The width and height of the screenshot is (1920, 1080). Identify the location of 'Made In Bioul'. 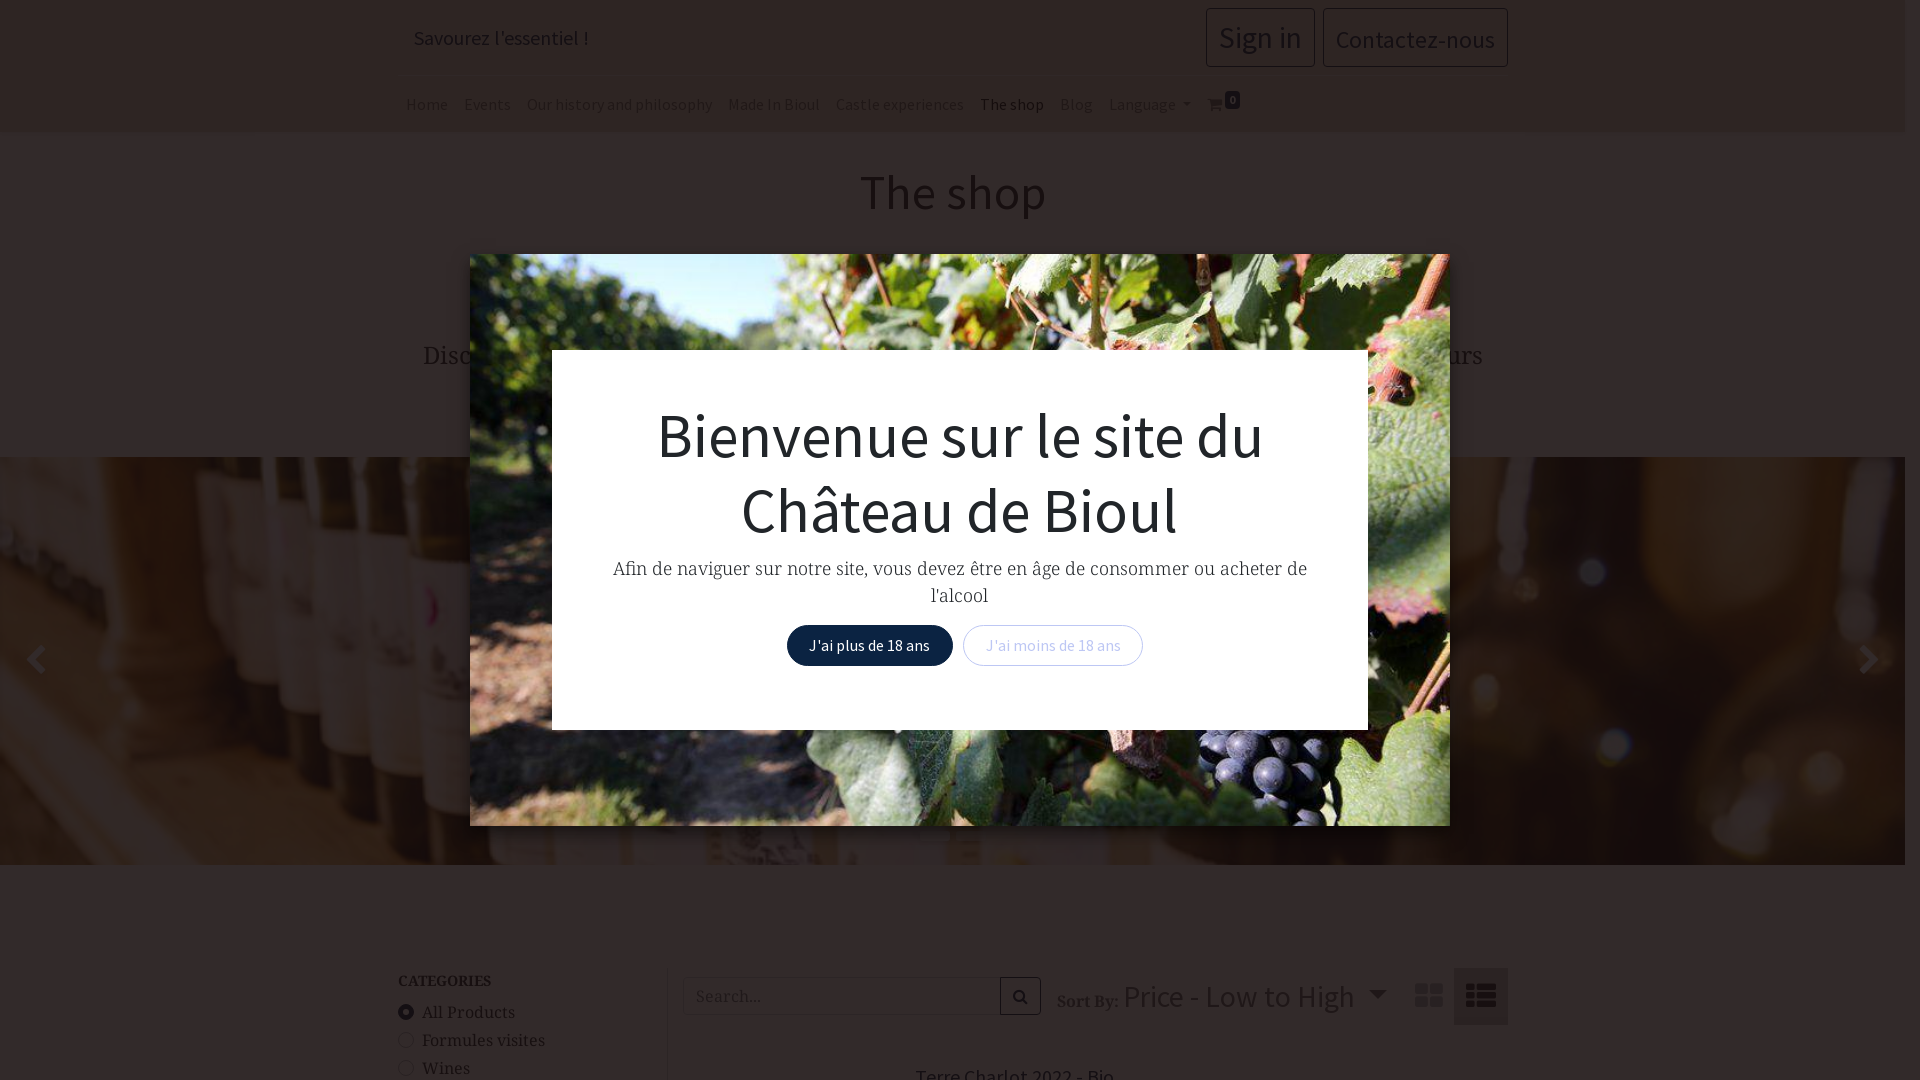
(772, 104).